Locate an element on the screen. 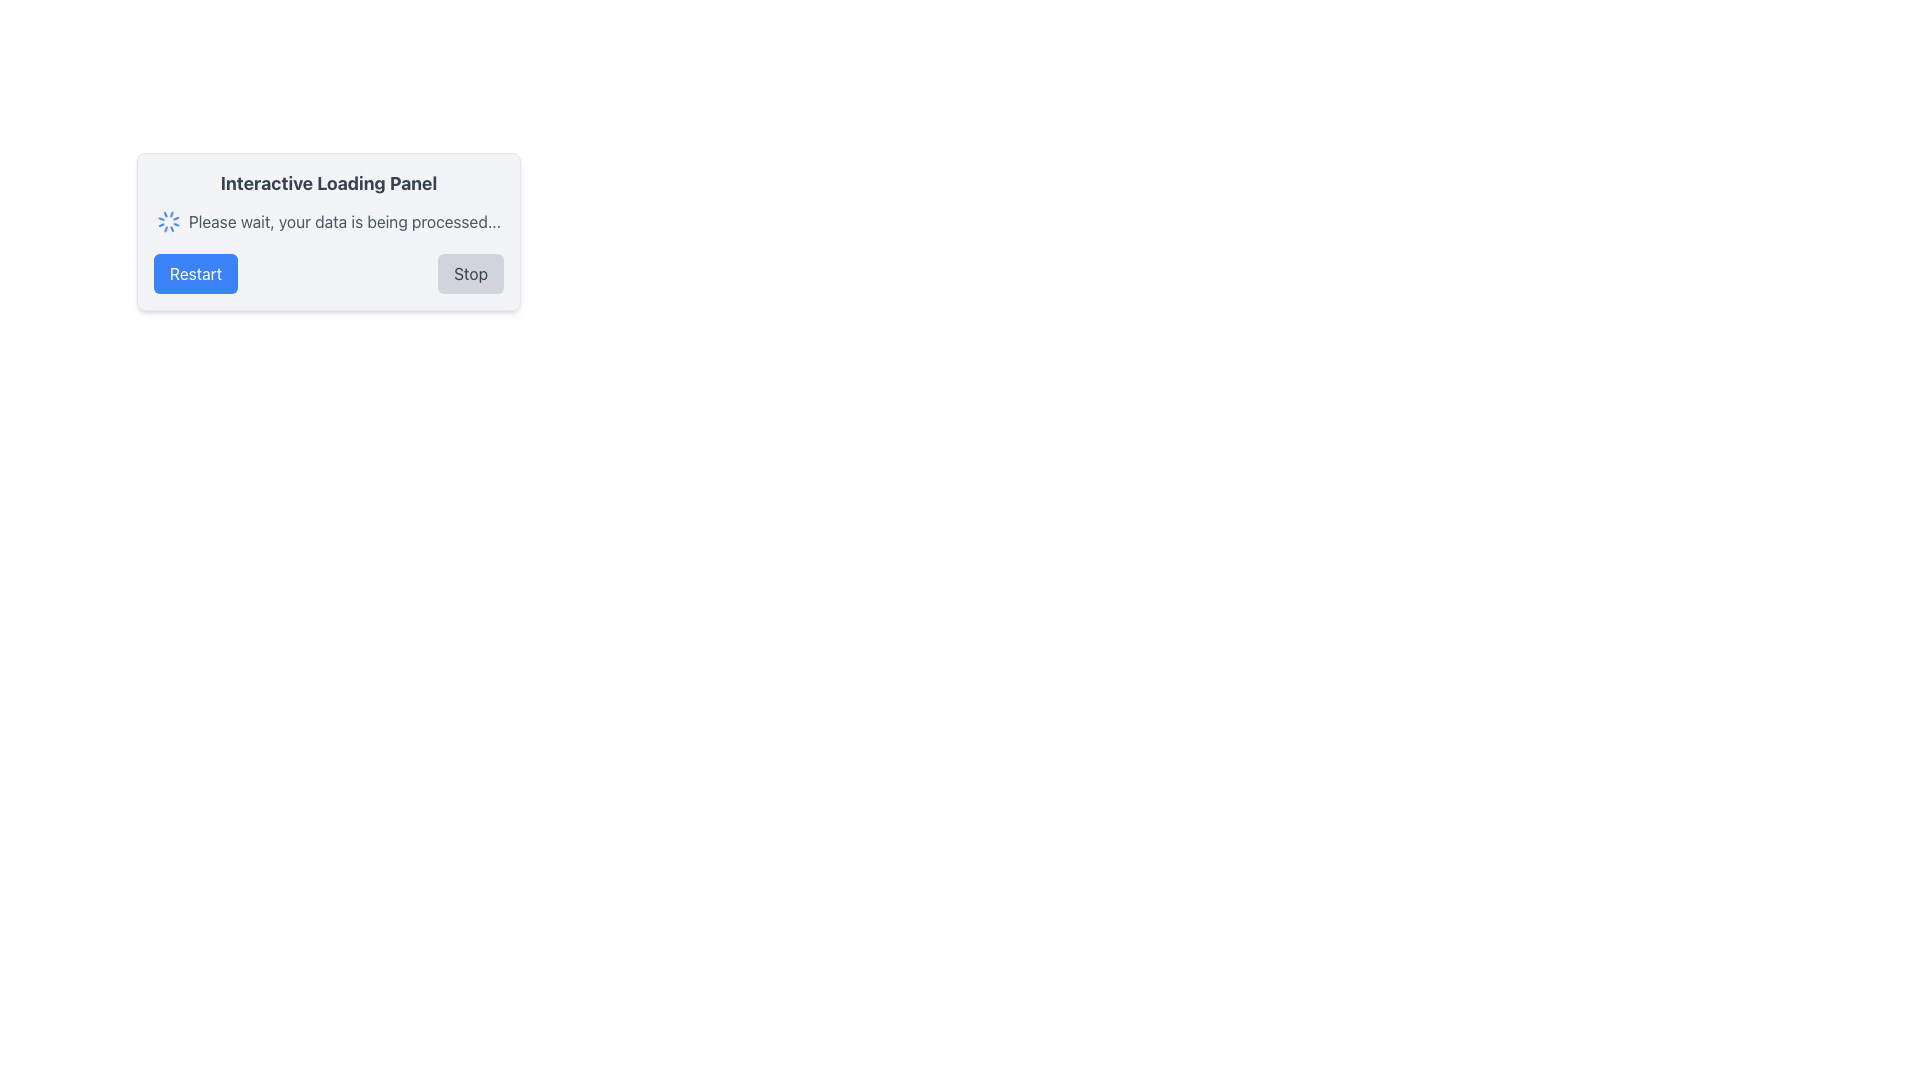  status message text located to the right of the spinning loader icon in the 'Interactive Loading Panel', positioned below the header text is located at coordinates (345, 222).